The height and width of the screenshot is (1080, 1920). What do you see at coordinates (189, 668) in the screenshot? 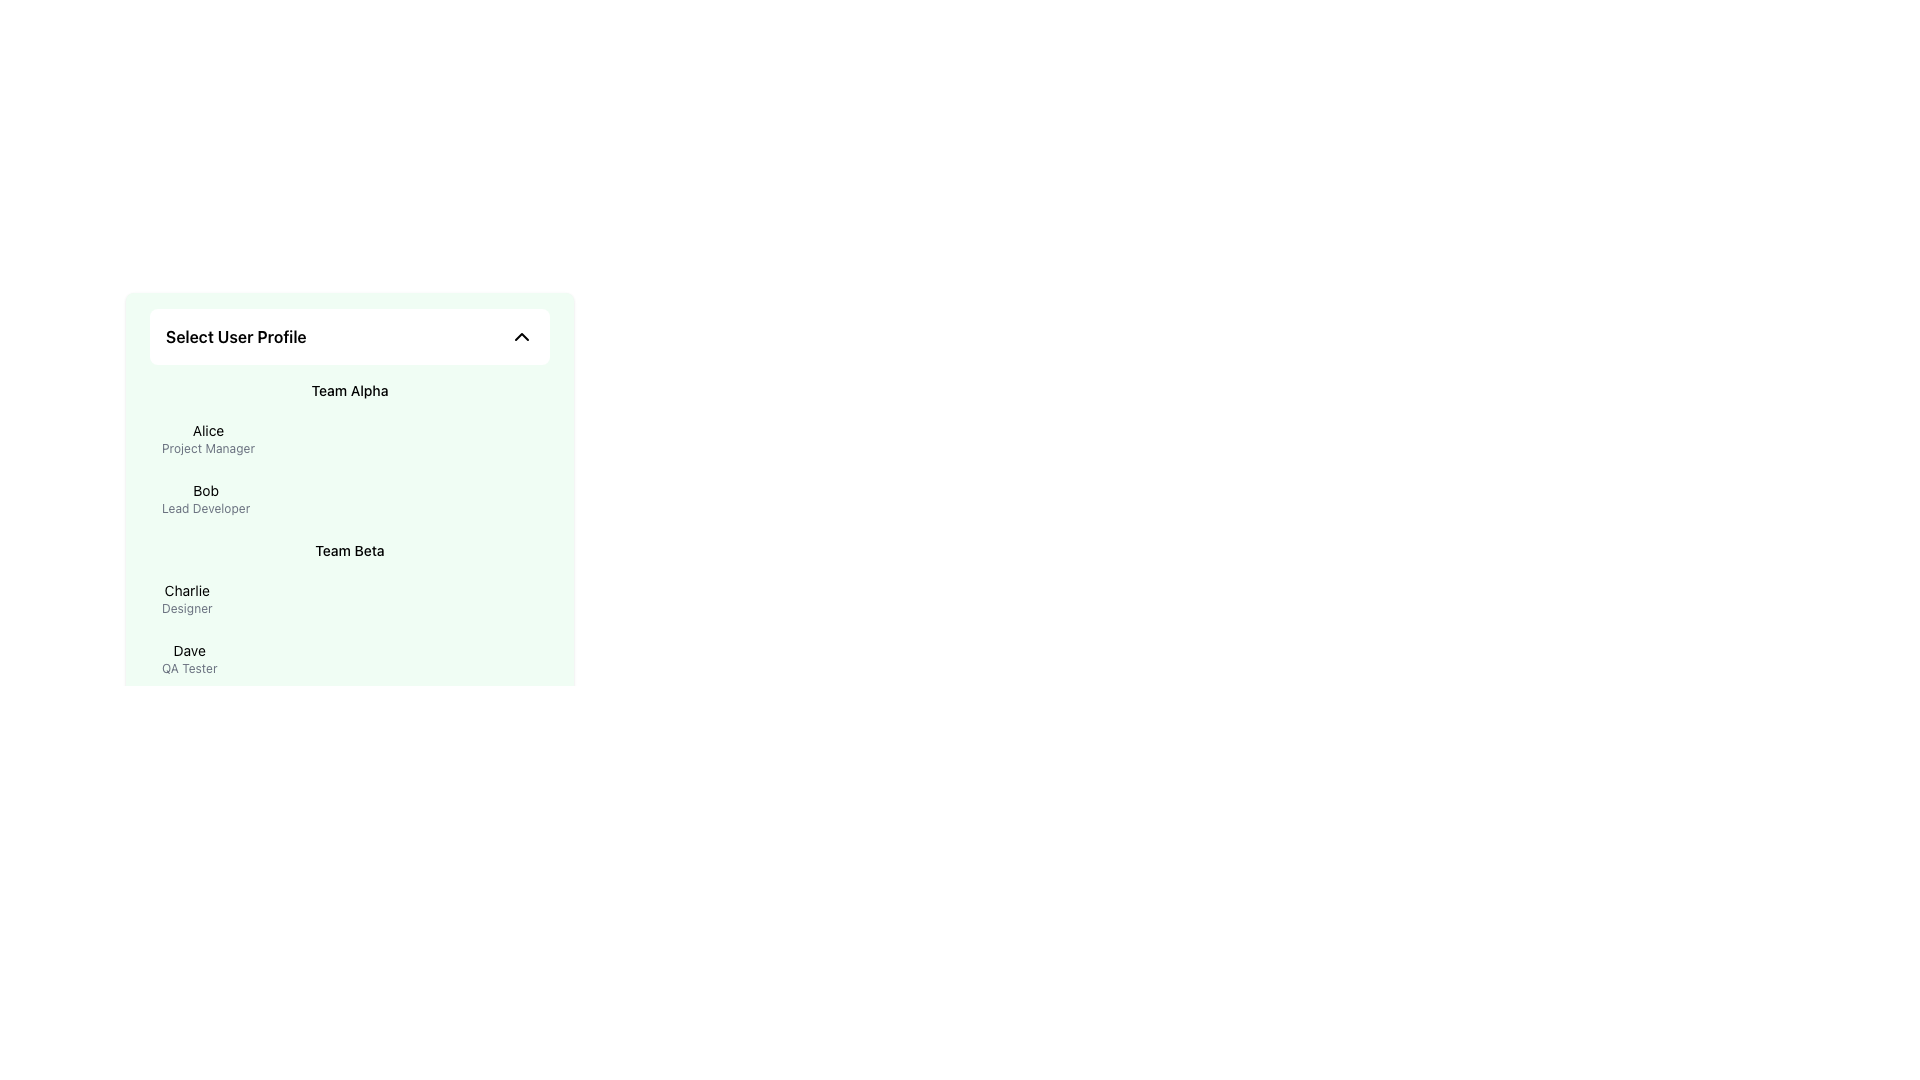
I see `the static text label displaying 'QA Tester', which is styled in gray and located below the label 'Dave' within the 'Team Beta' section` at bounding box center [189, 668].